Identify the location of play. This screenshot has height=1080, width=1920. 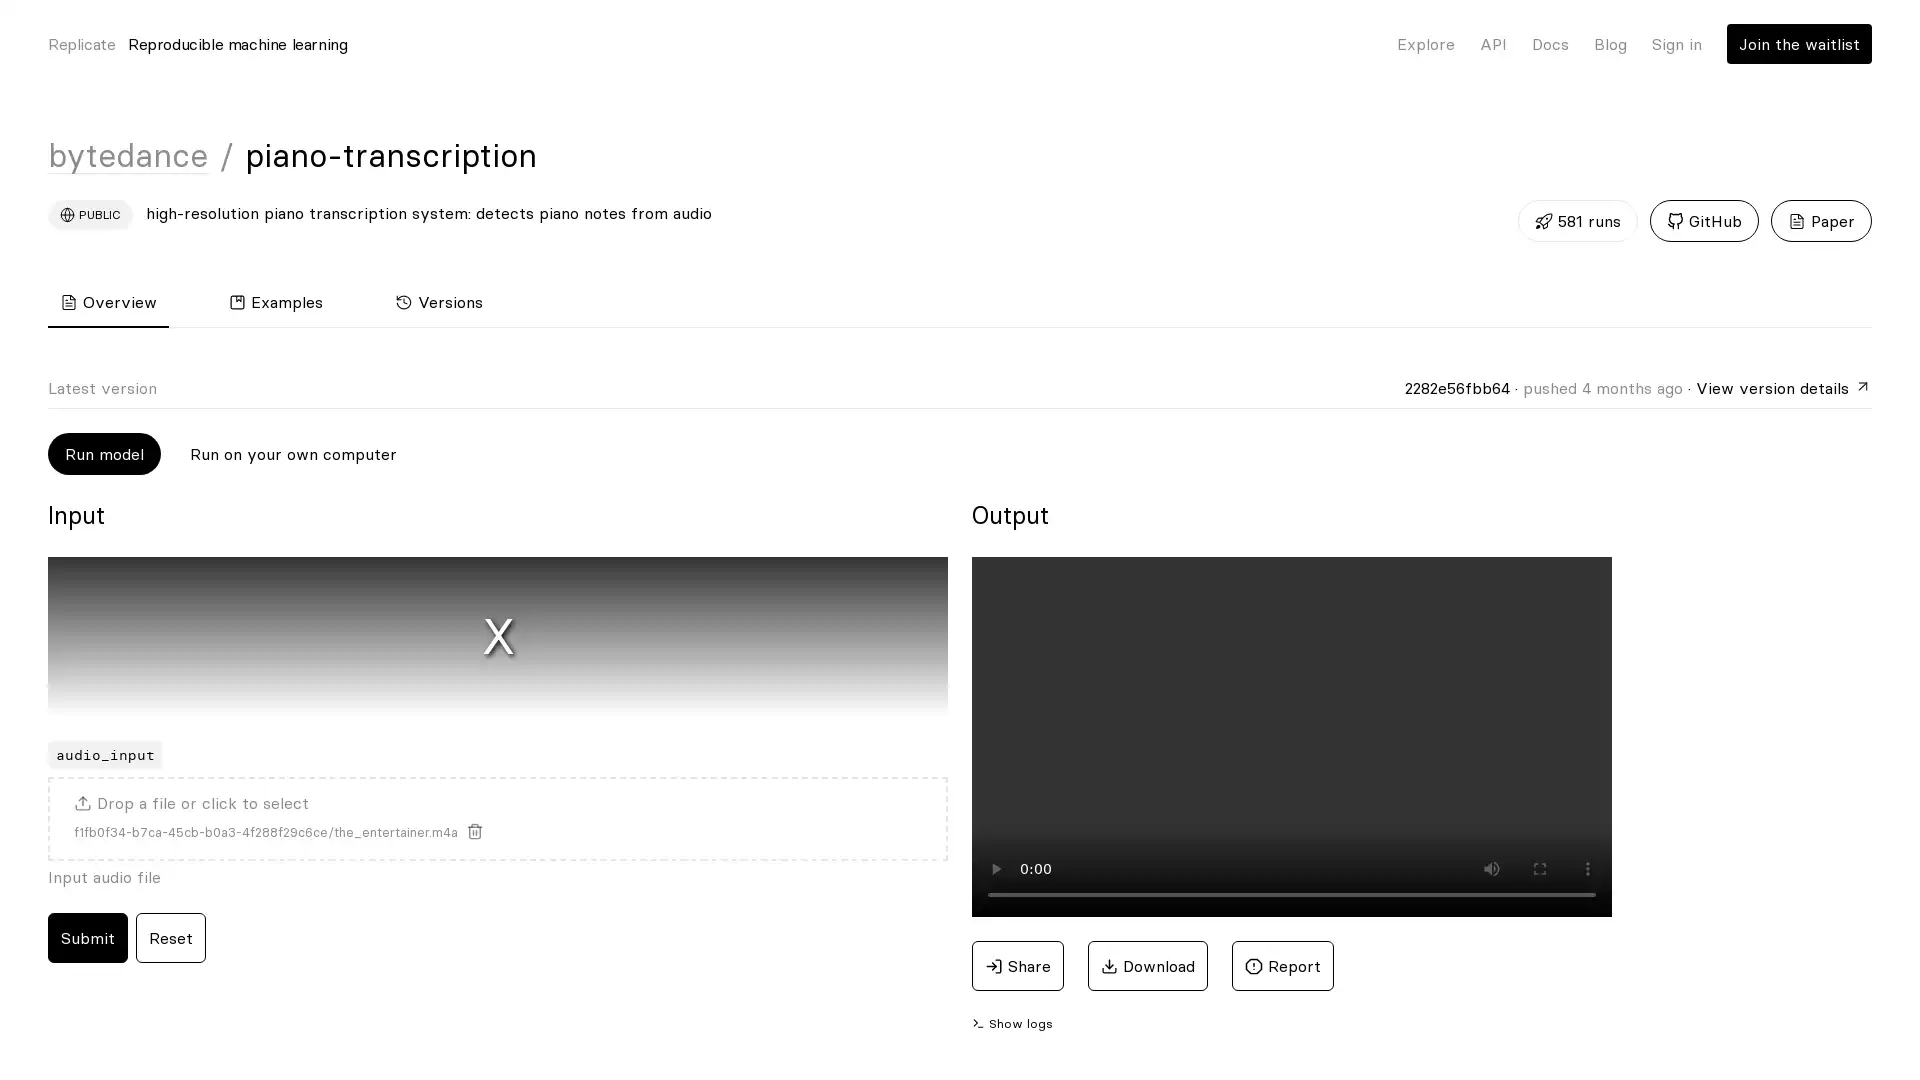
(996, 867).